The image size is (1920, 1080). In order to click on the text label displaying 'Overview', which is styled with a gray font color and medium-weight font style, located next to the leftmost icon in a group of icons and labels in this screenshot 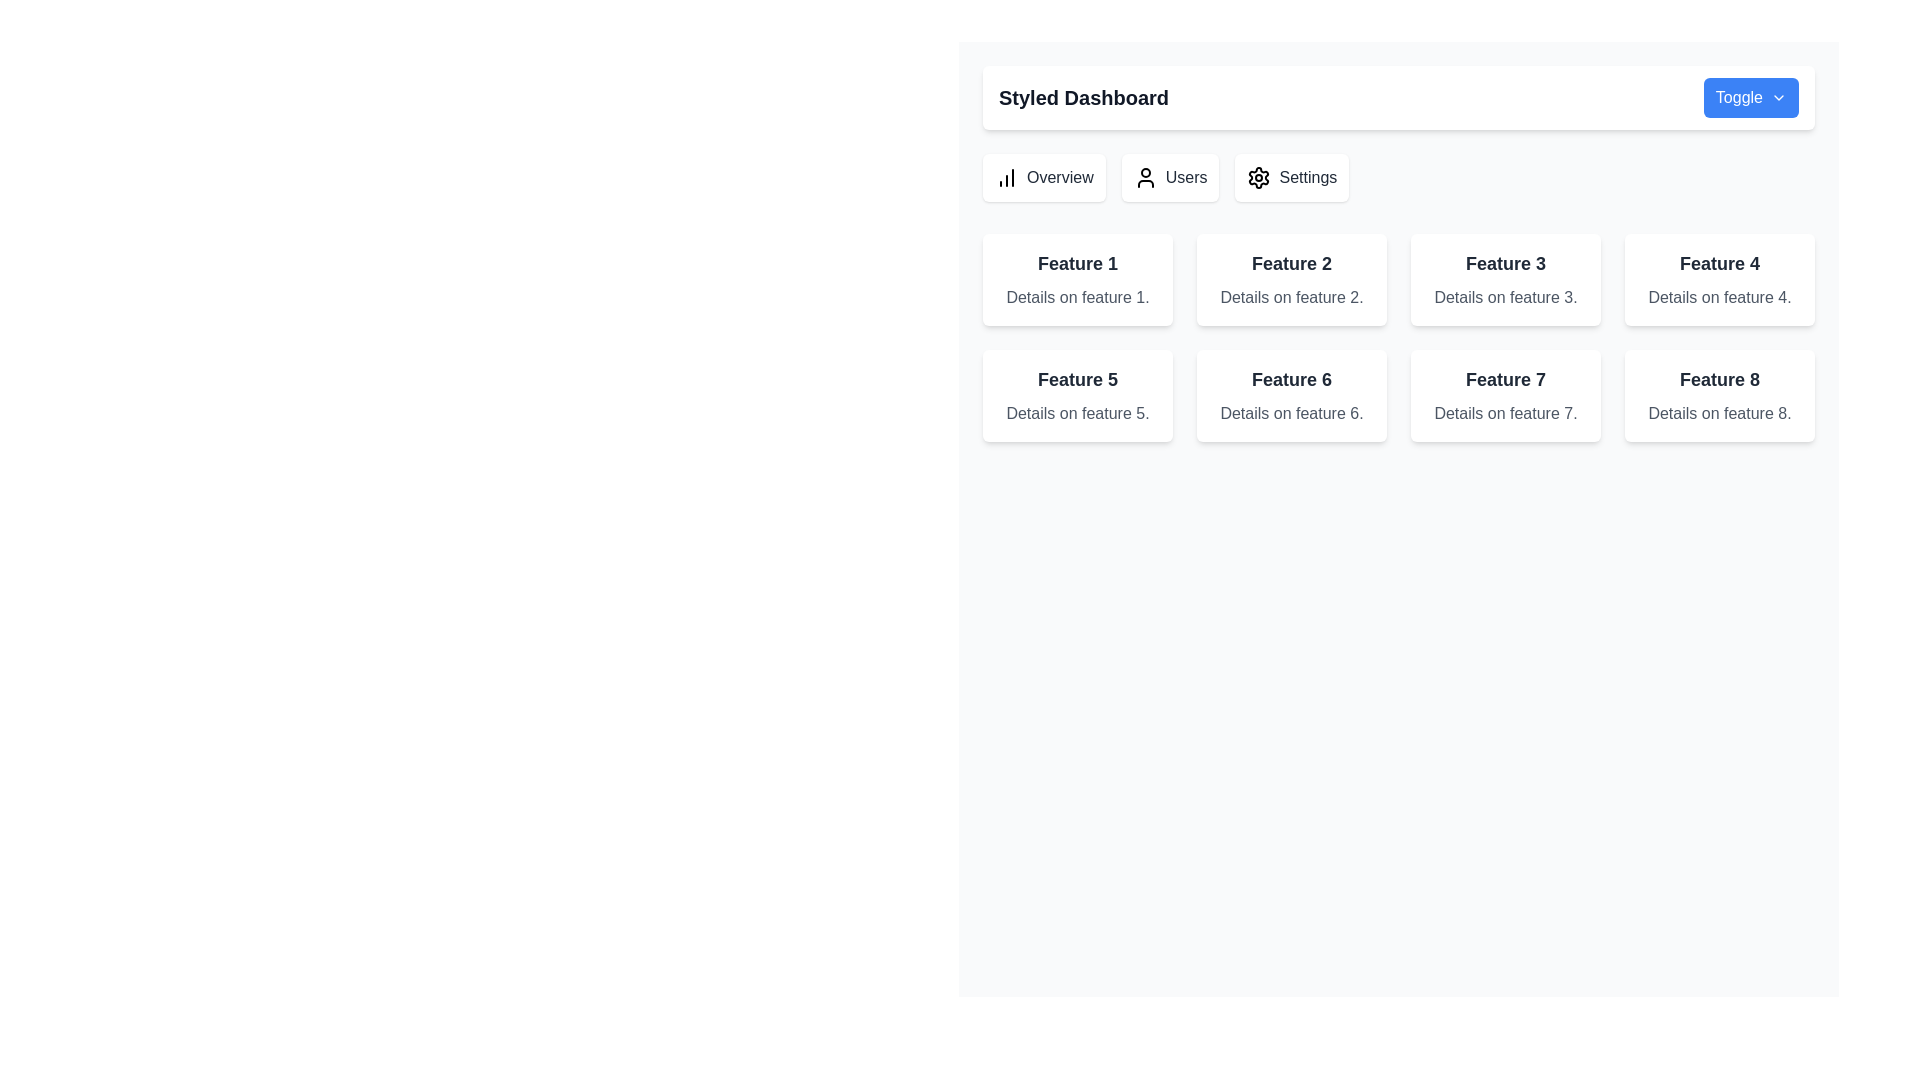, I will do `click(1059, 176)`.